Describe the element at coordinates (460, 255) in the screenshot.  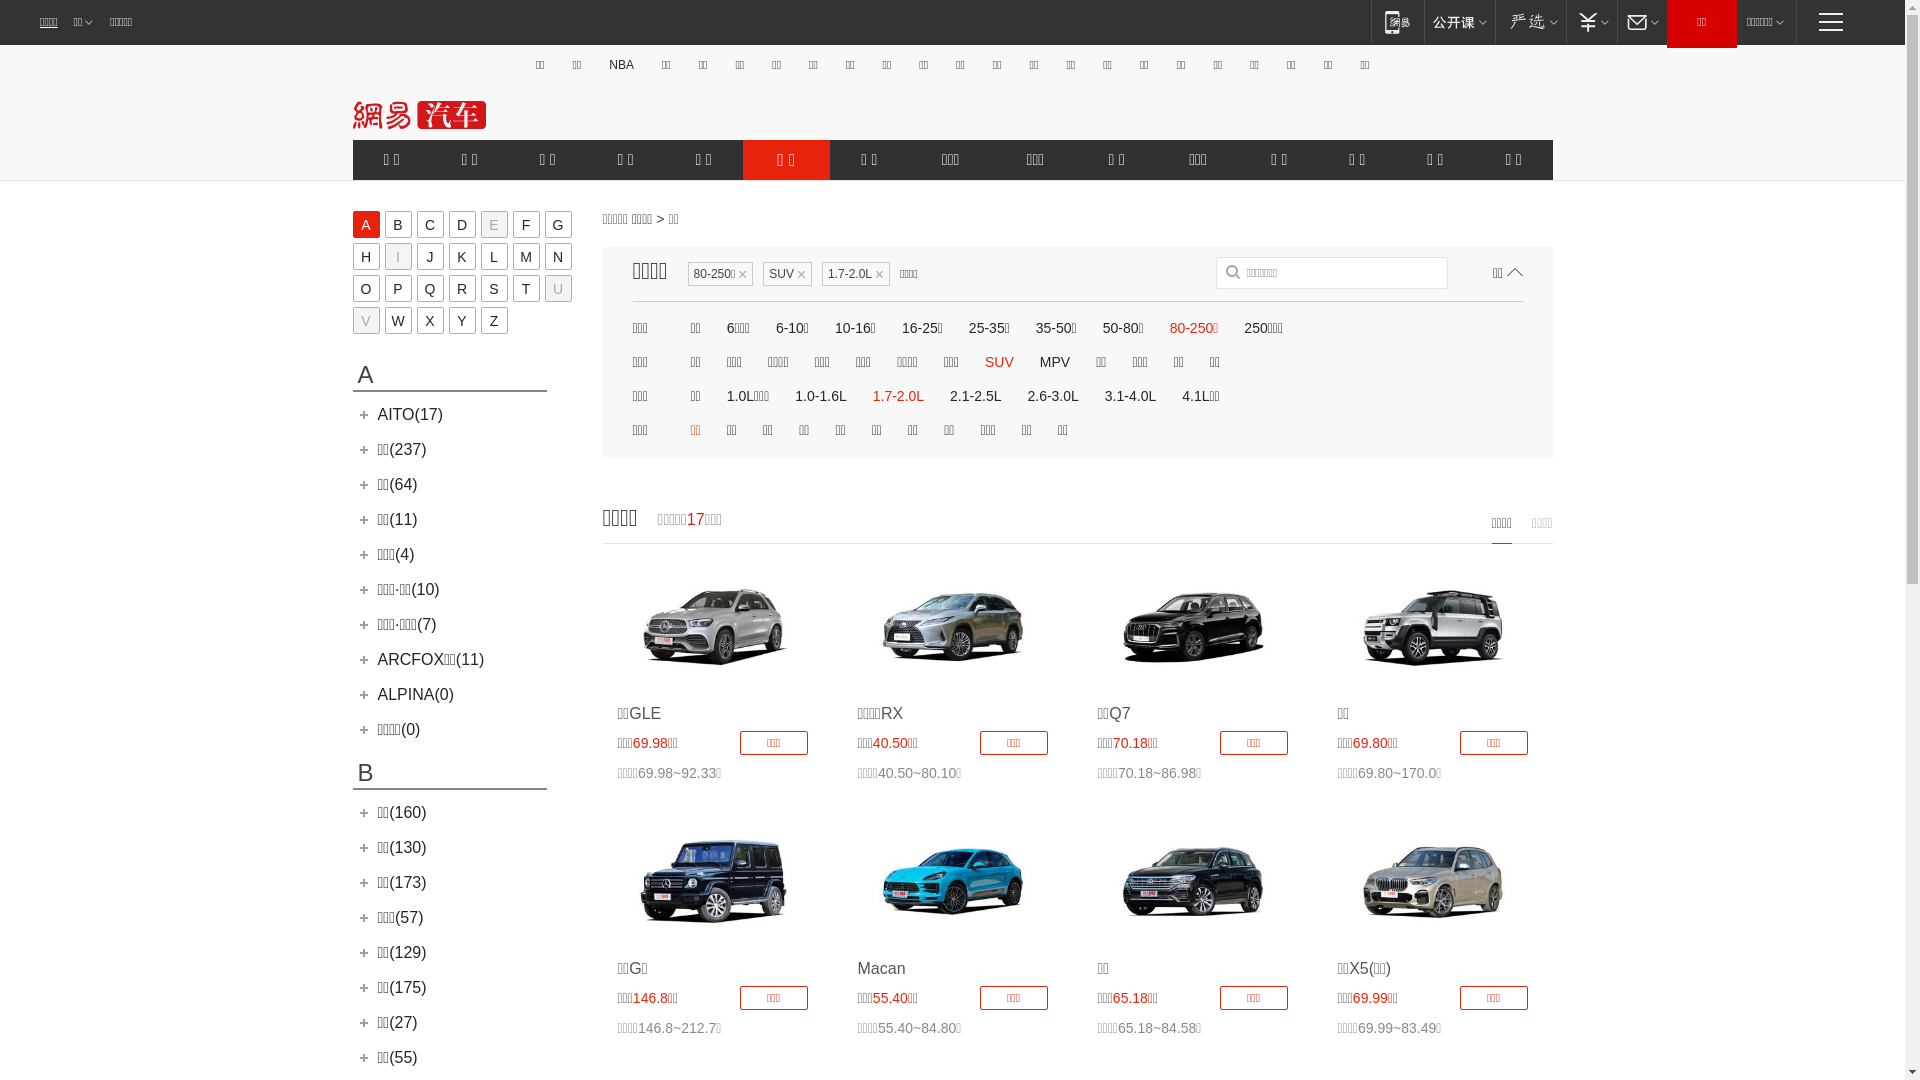
I see `'K'` at that location.